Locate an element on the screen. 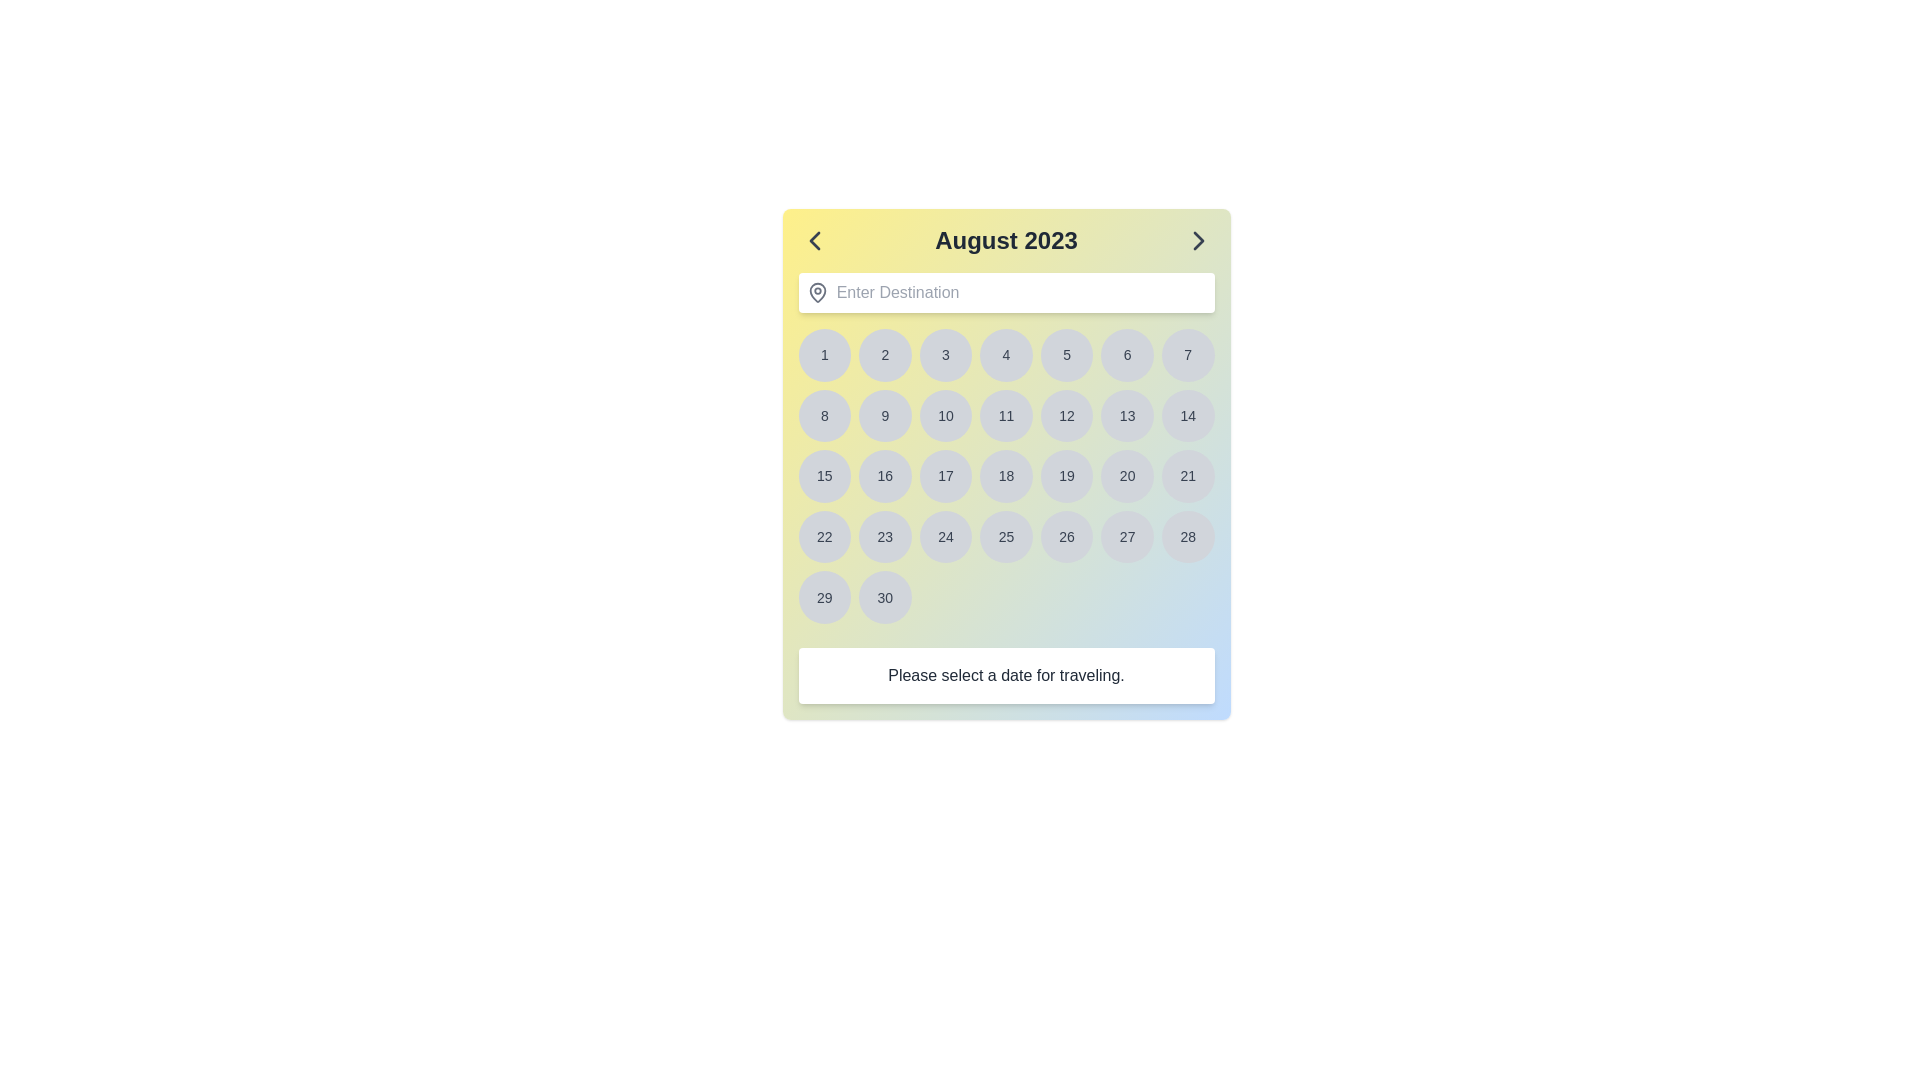 The width and height of the screenshot is (1920, 1080). the circular button displaying the number '30' in bold text, located in the bottom-right corner of the grid is located at coordinates (884, 596).